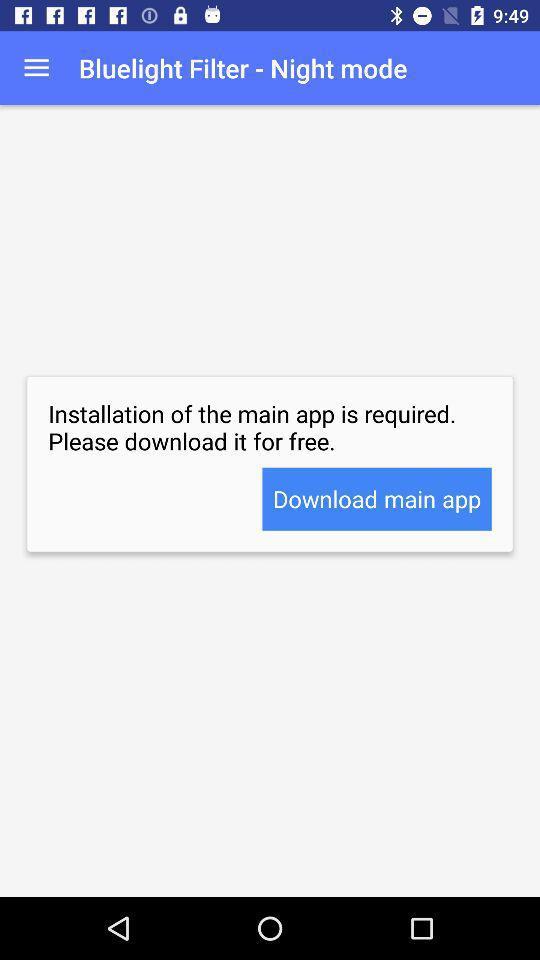 The image size is (540, 960). Describe the element at coordinates (36, 68) in the screenshot. I see `the icon next to the bluelight filter night icon` at that location.